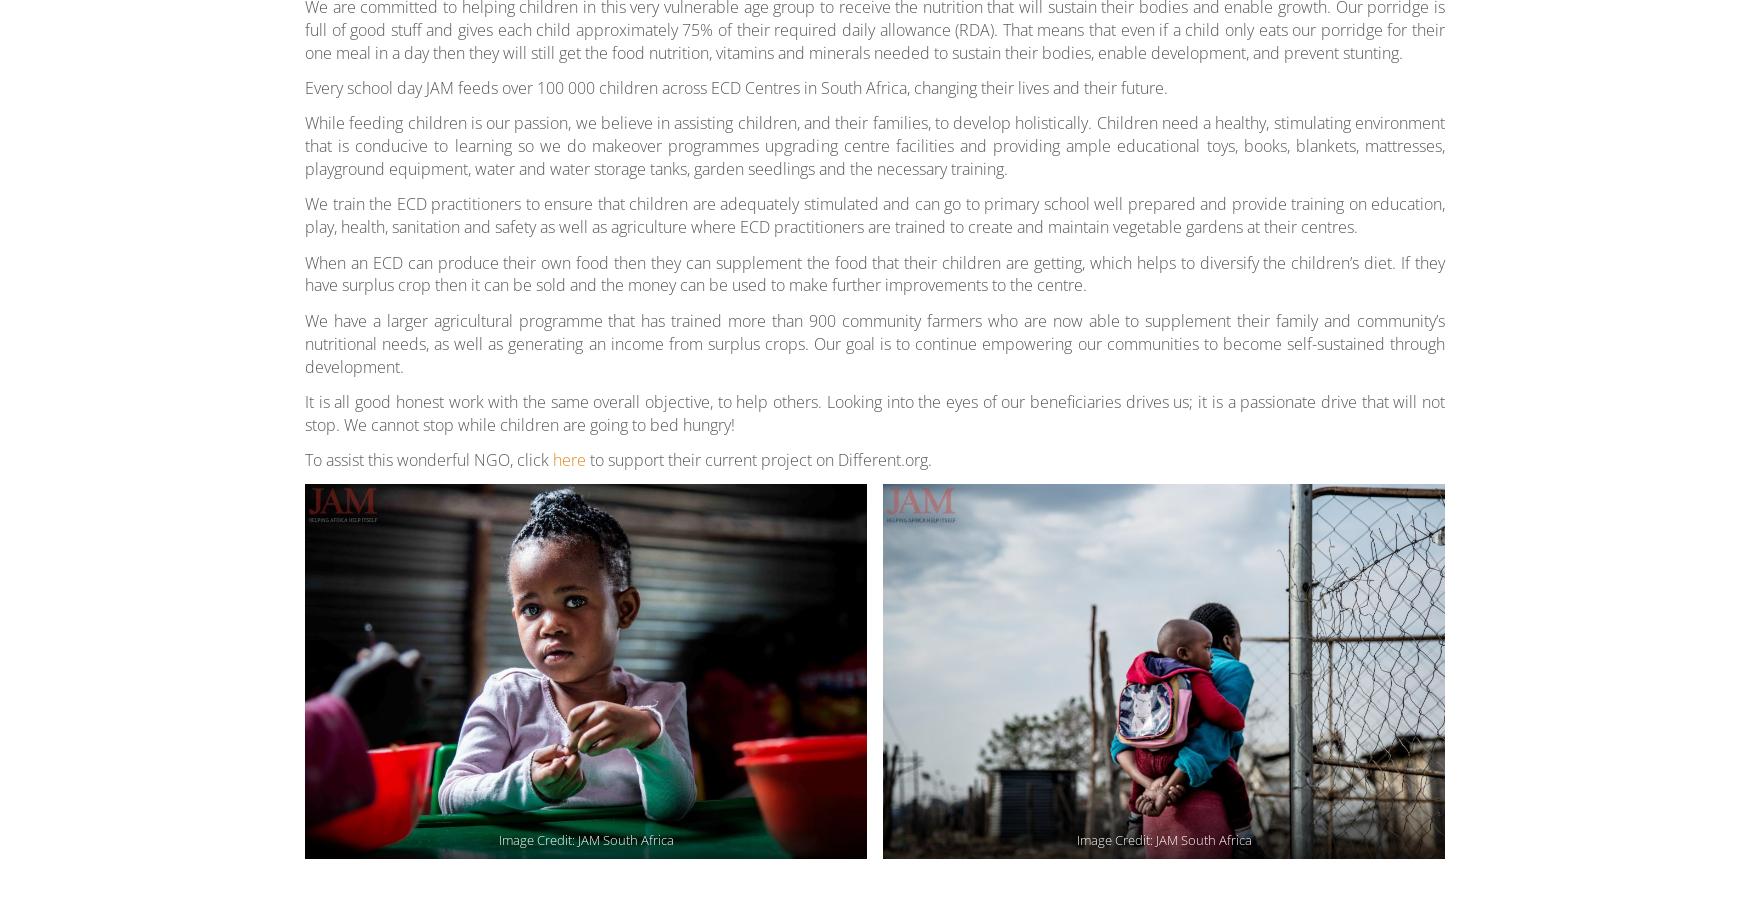 The height and width of the screenshot is (906, 1750). I want to click on 'here', so click(569, 458).